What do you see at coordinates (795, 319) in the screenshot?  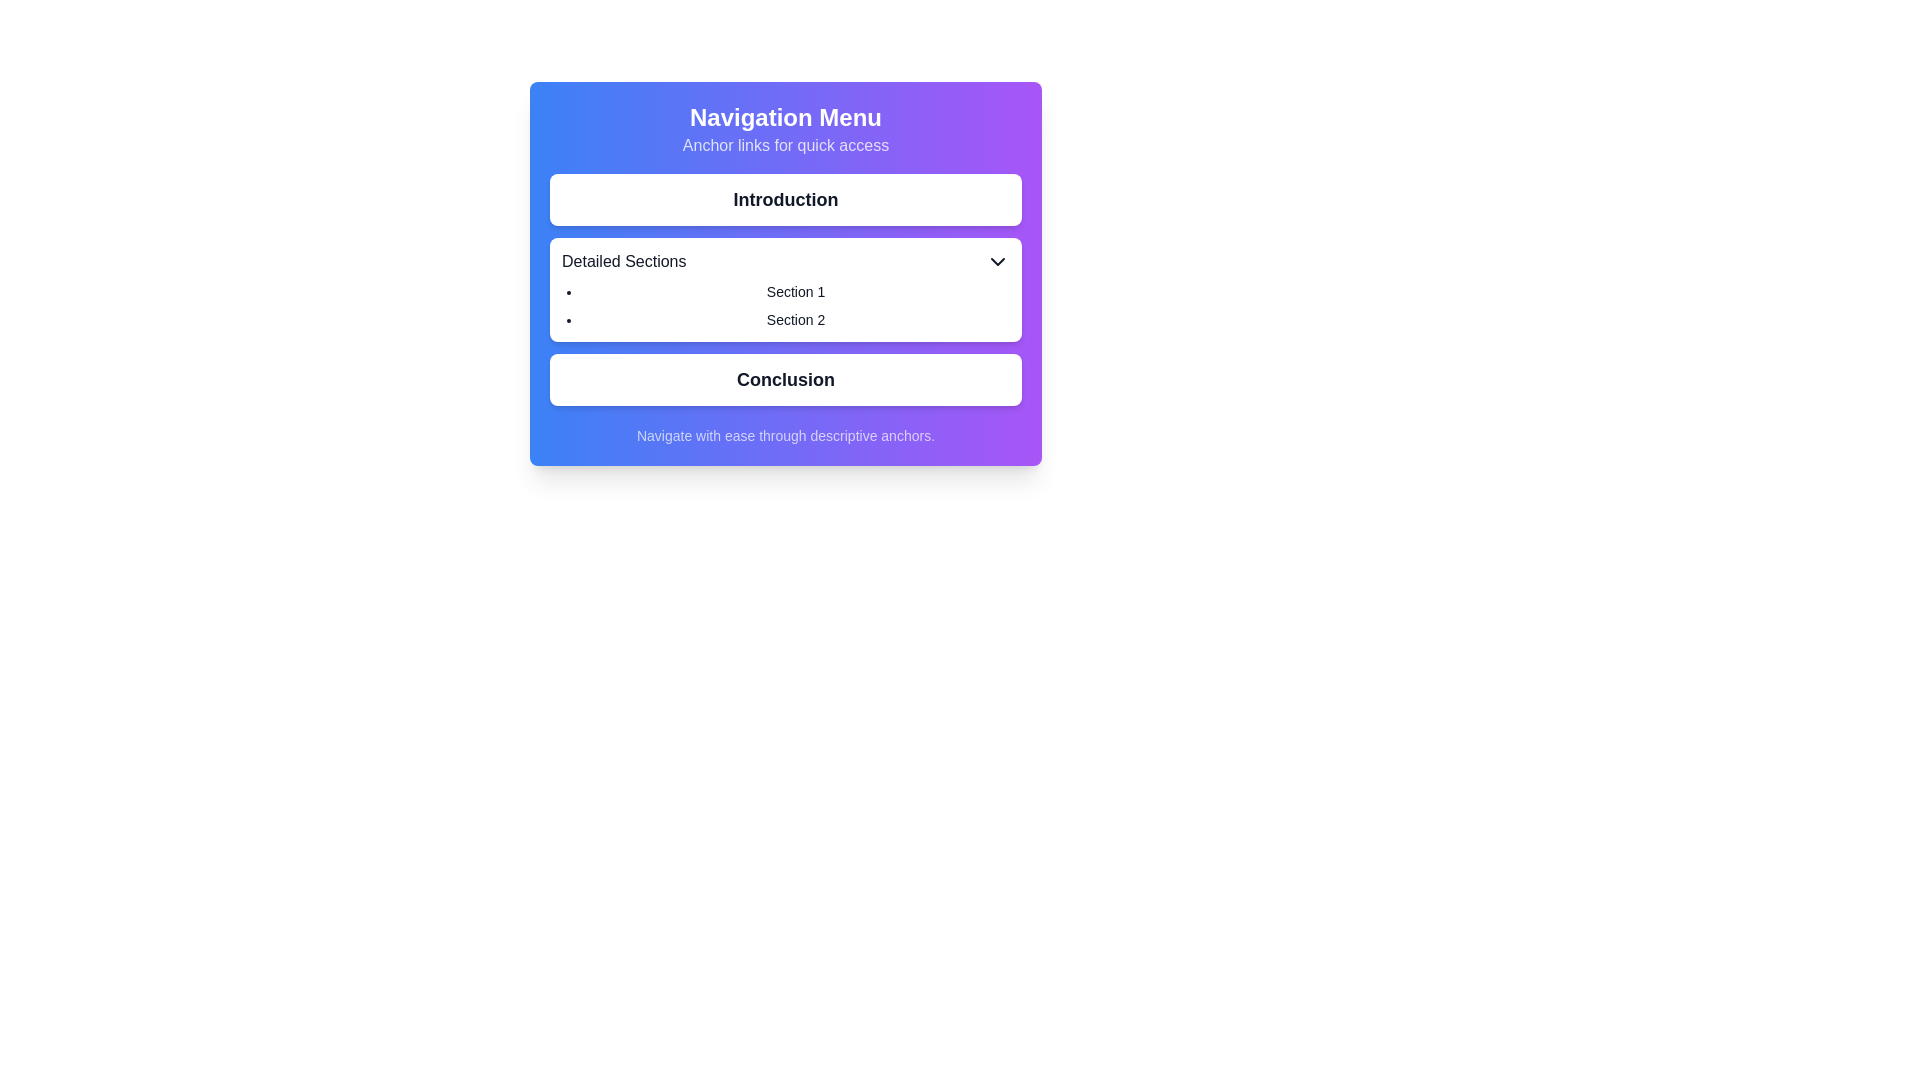 I see `the second entry in the indented list under 'Detailed Sections', which serves as a clickable anchor for navigation purposes` at bounding box center [795, 319].